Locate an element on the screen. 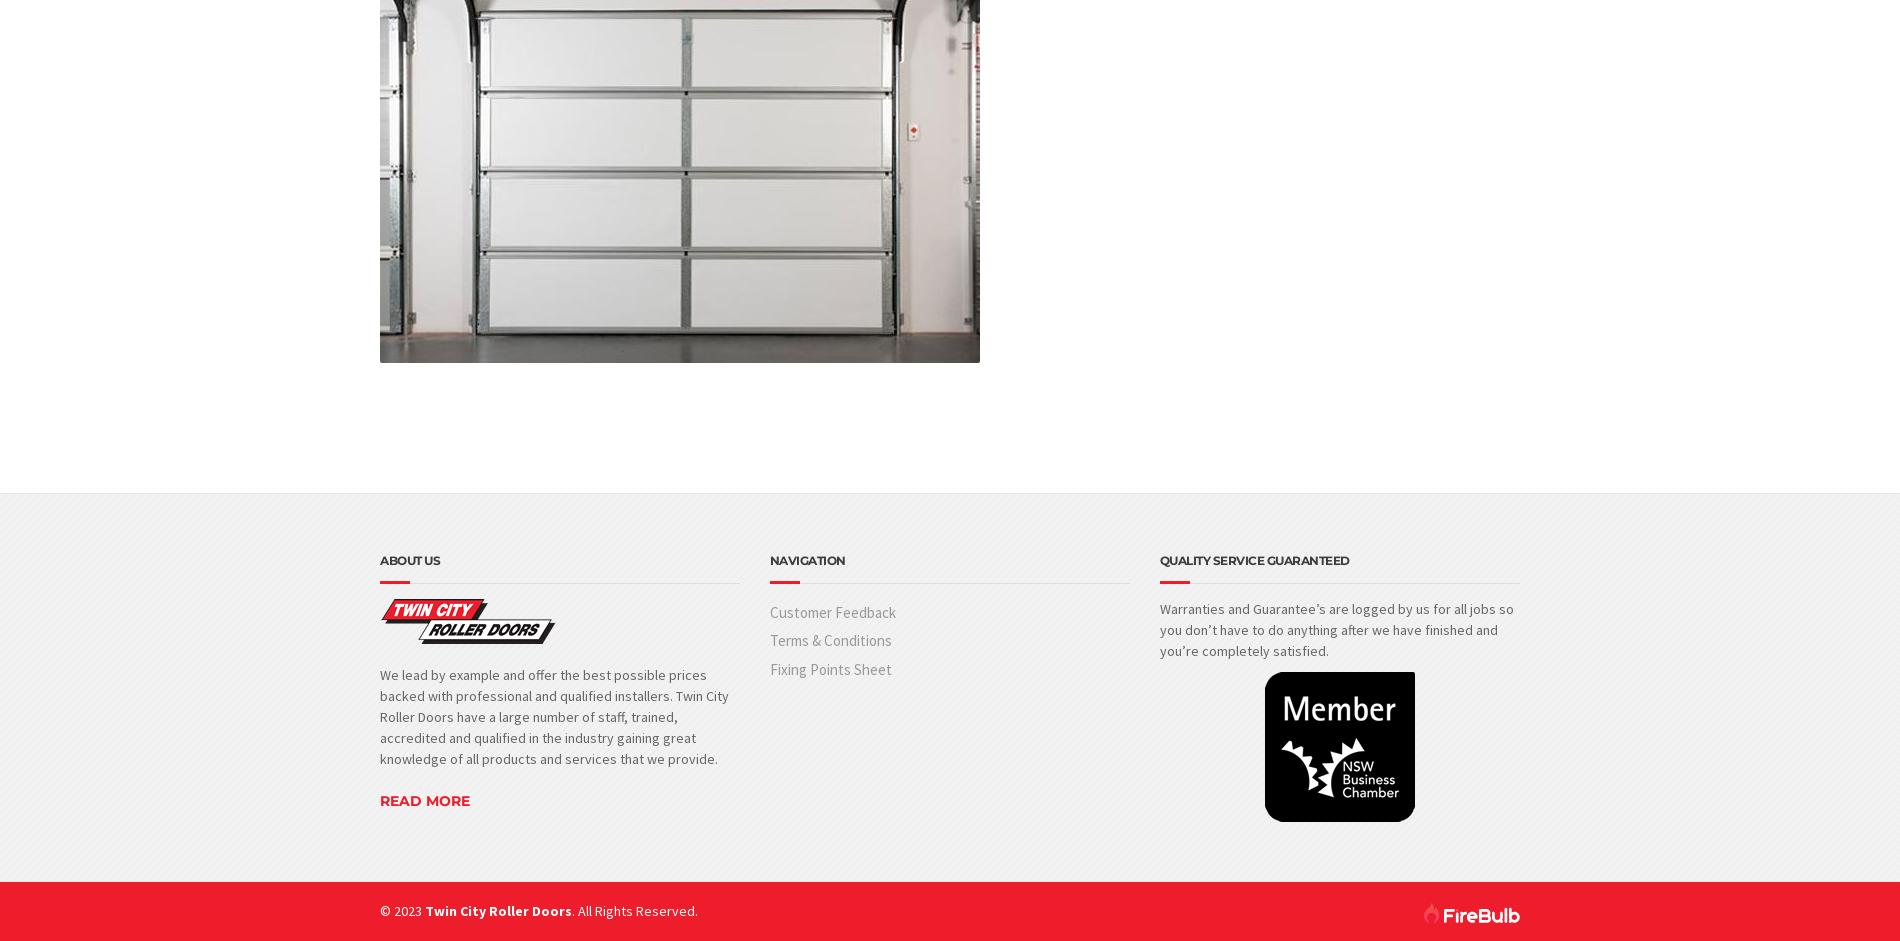 This screenshot has height=941, width=1900. 'NAVIGATION' is located at coordinates (805, 559).